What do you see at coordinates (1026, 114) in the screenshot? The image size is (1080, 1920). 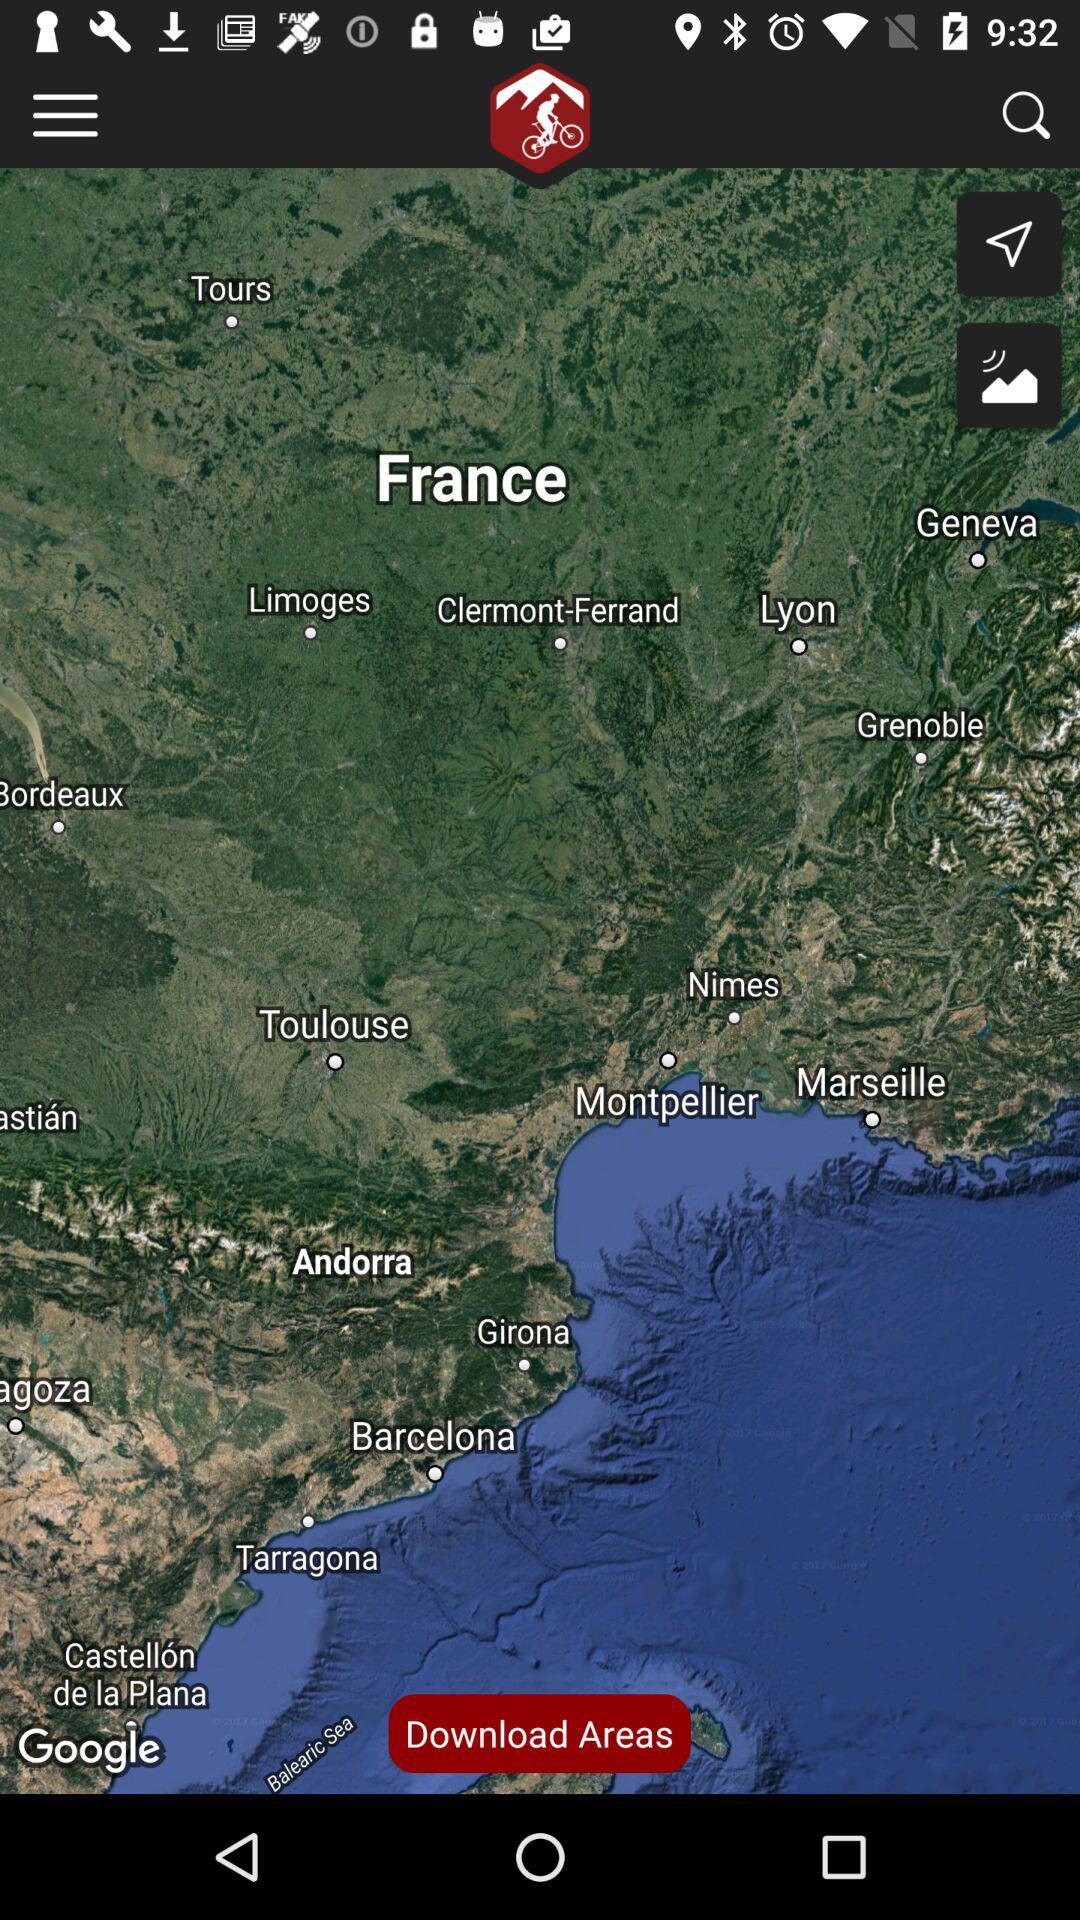 I see `search` at bounding box center [1026, 114].